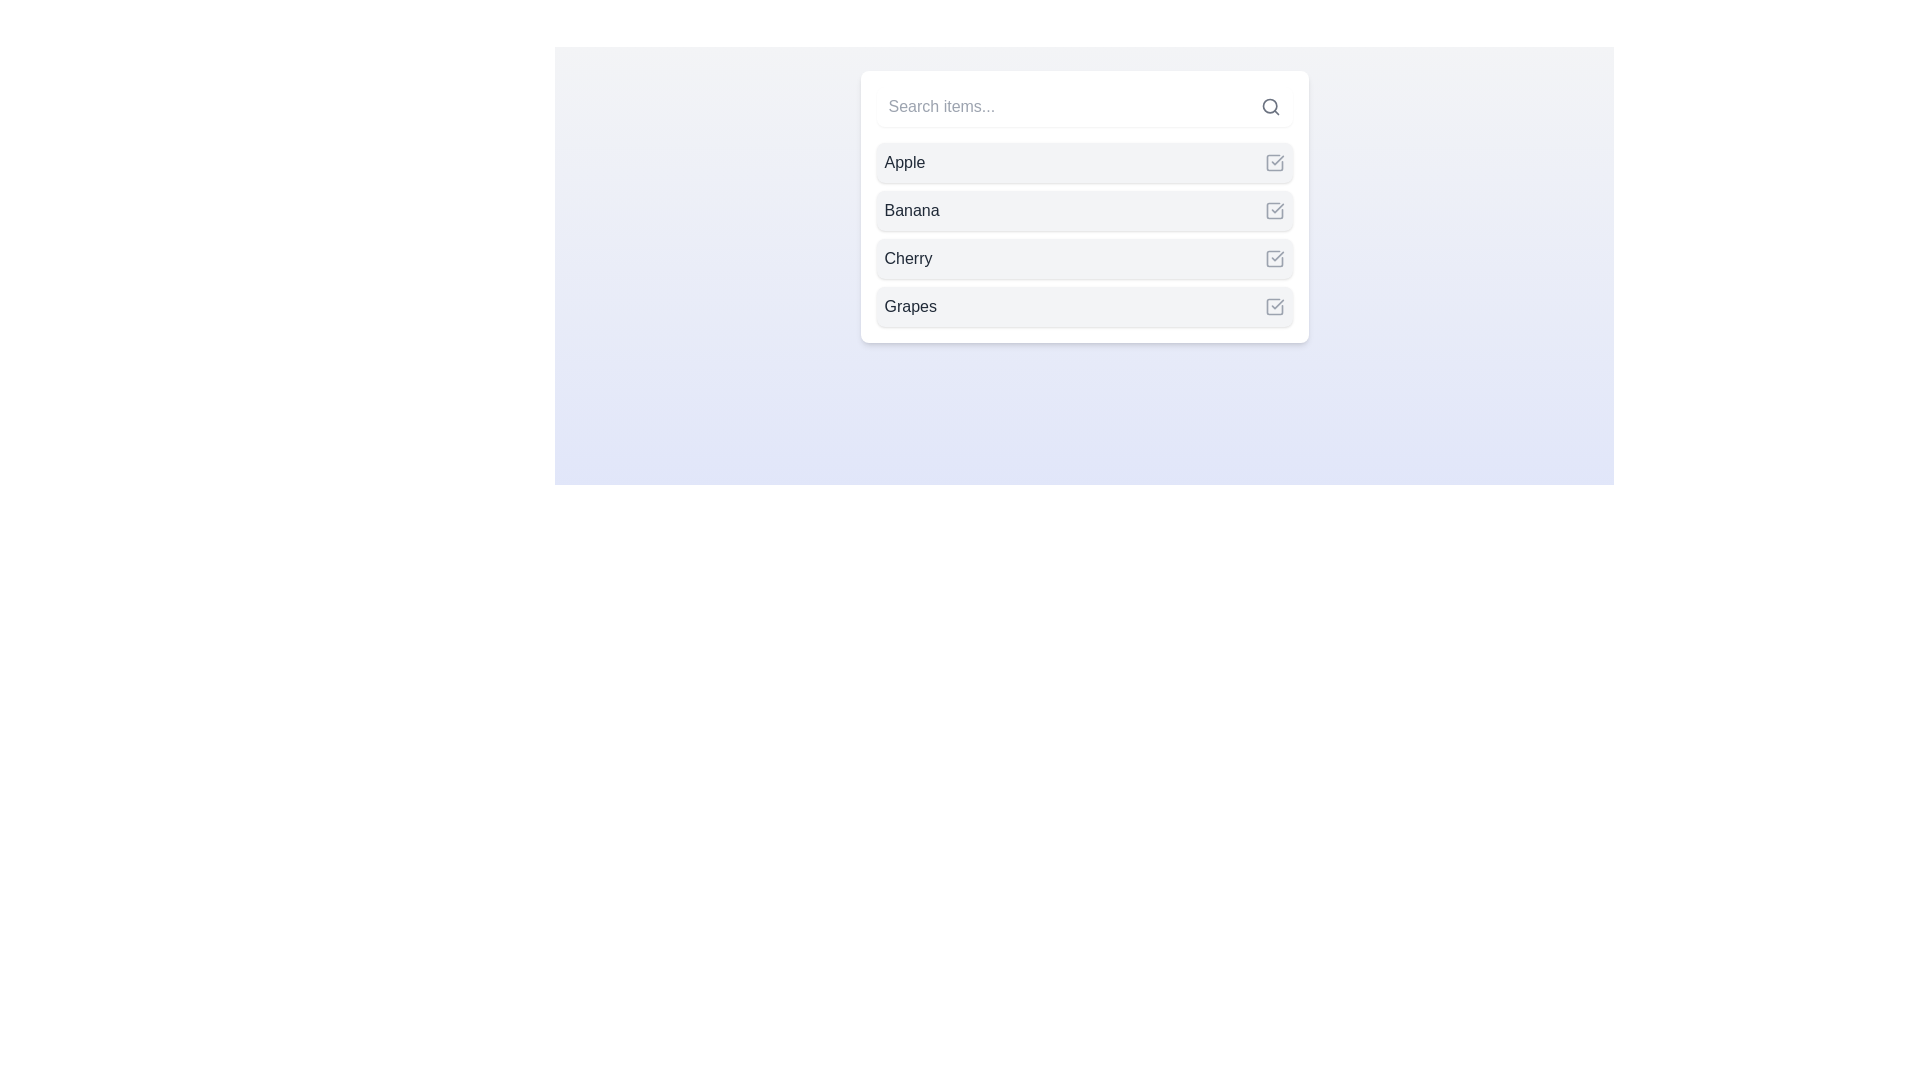  I want to click on the interactive checkbox icon styled in gray with a checkmark, located to the far right of the row labeled 'Cherry' in the list, so click(1273, 257).